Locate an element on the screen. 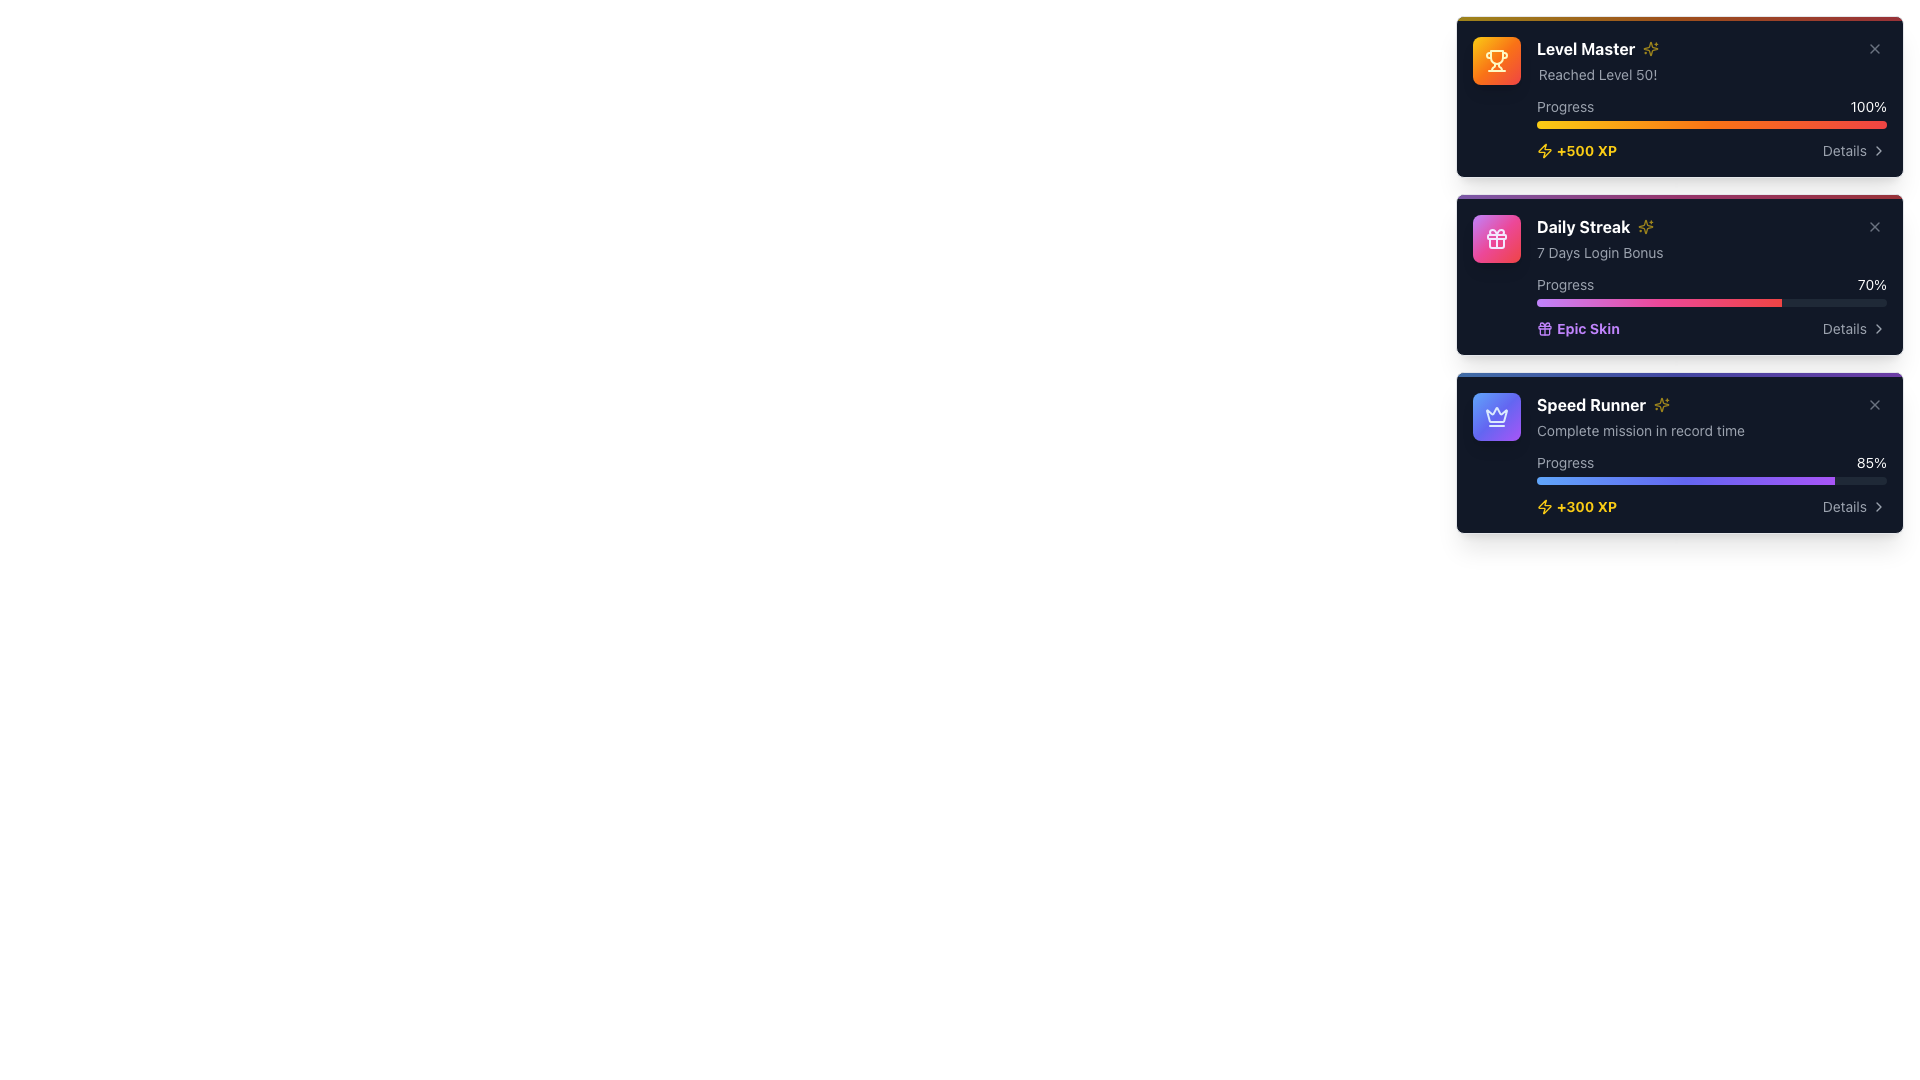 This screenshot has height=1080, width=1920. the Progress bar in the notification card titled 'Level Master ✨', located below the 'Progress' label and between the values 'Progress' and '100%' is located at coordinates (1711, 124).